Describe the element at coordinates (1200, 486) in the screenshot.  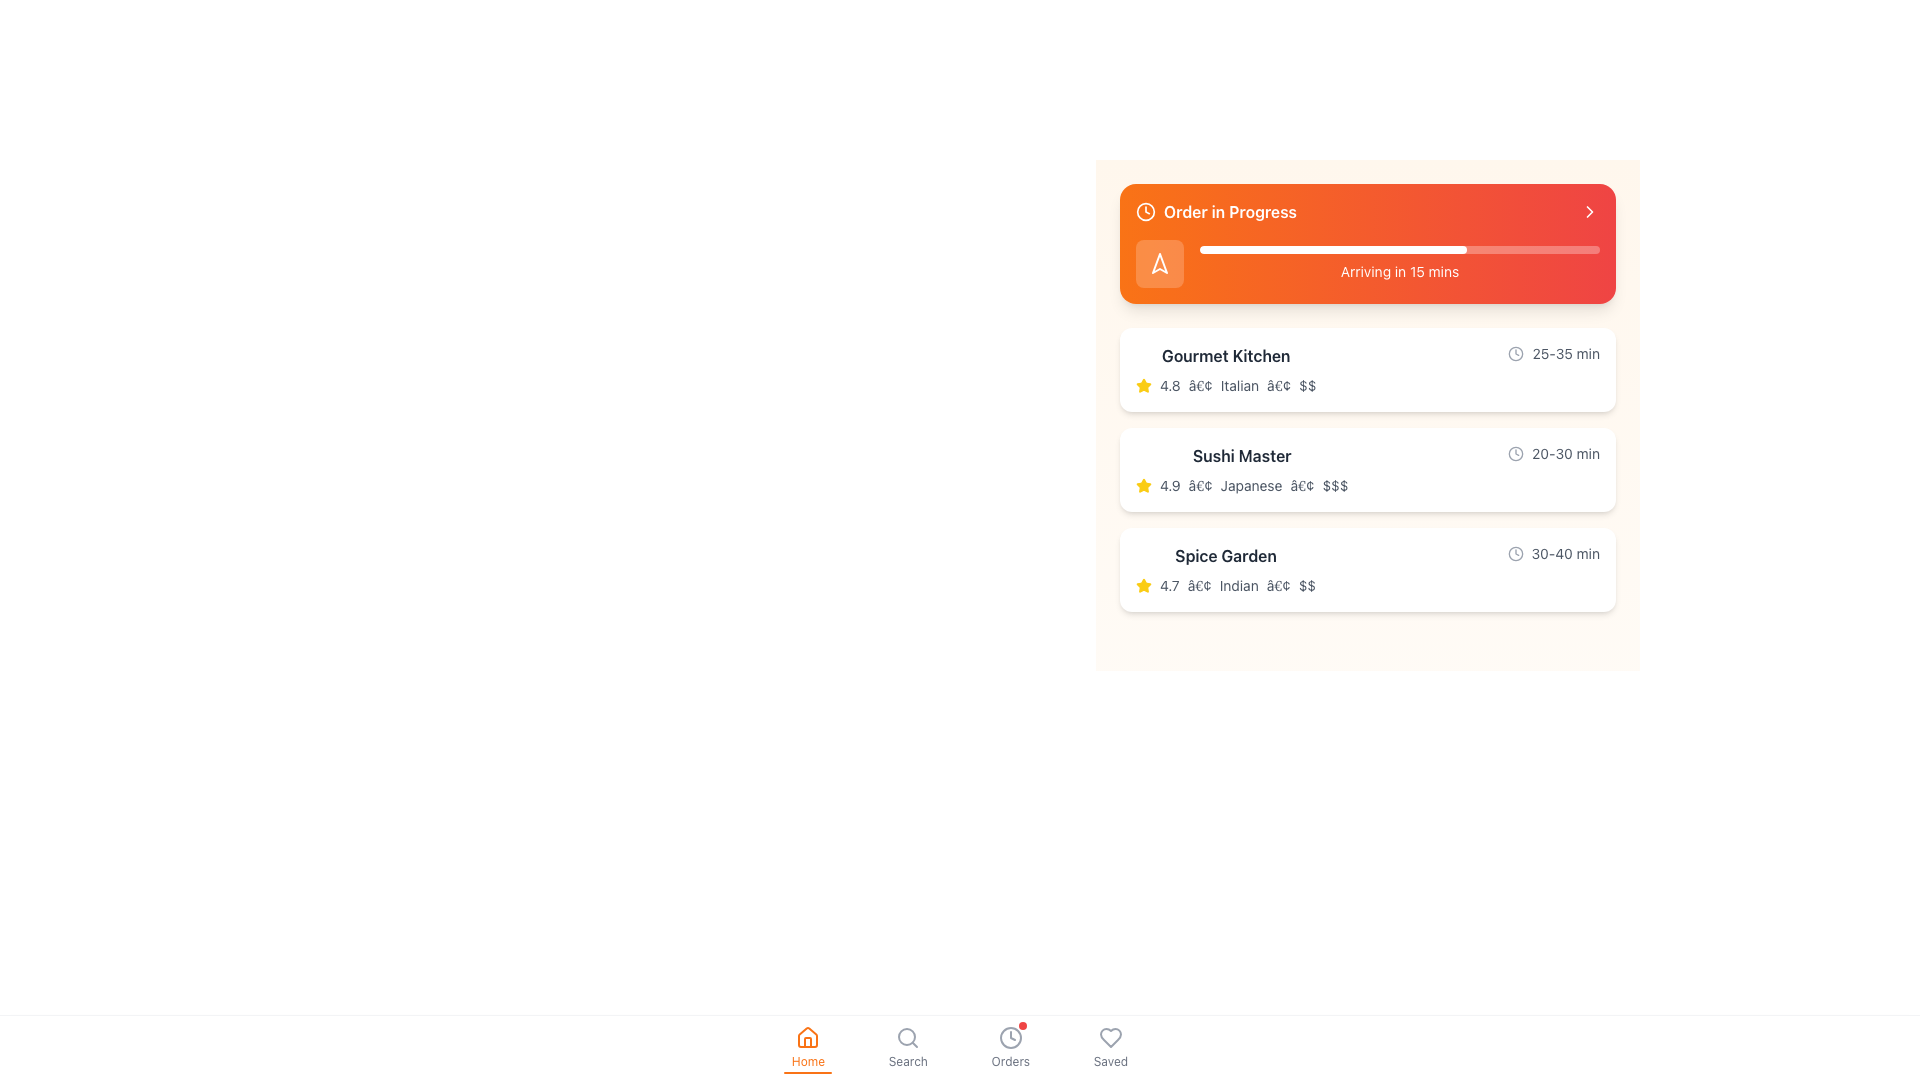
I see `the second bullet point character '•' located between the text '4.9' and 'Japanese'` at that location.